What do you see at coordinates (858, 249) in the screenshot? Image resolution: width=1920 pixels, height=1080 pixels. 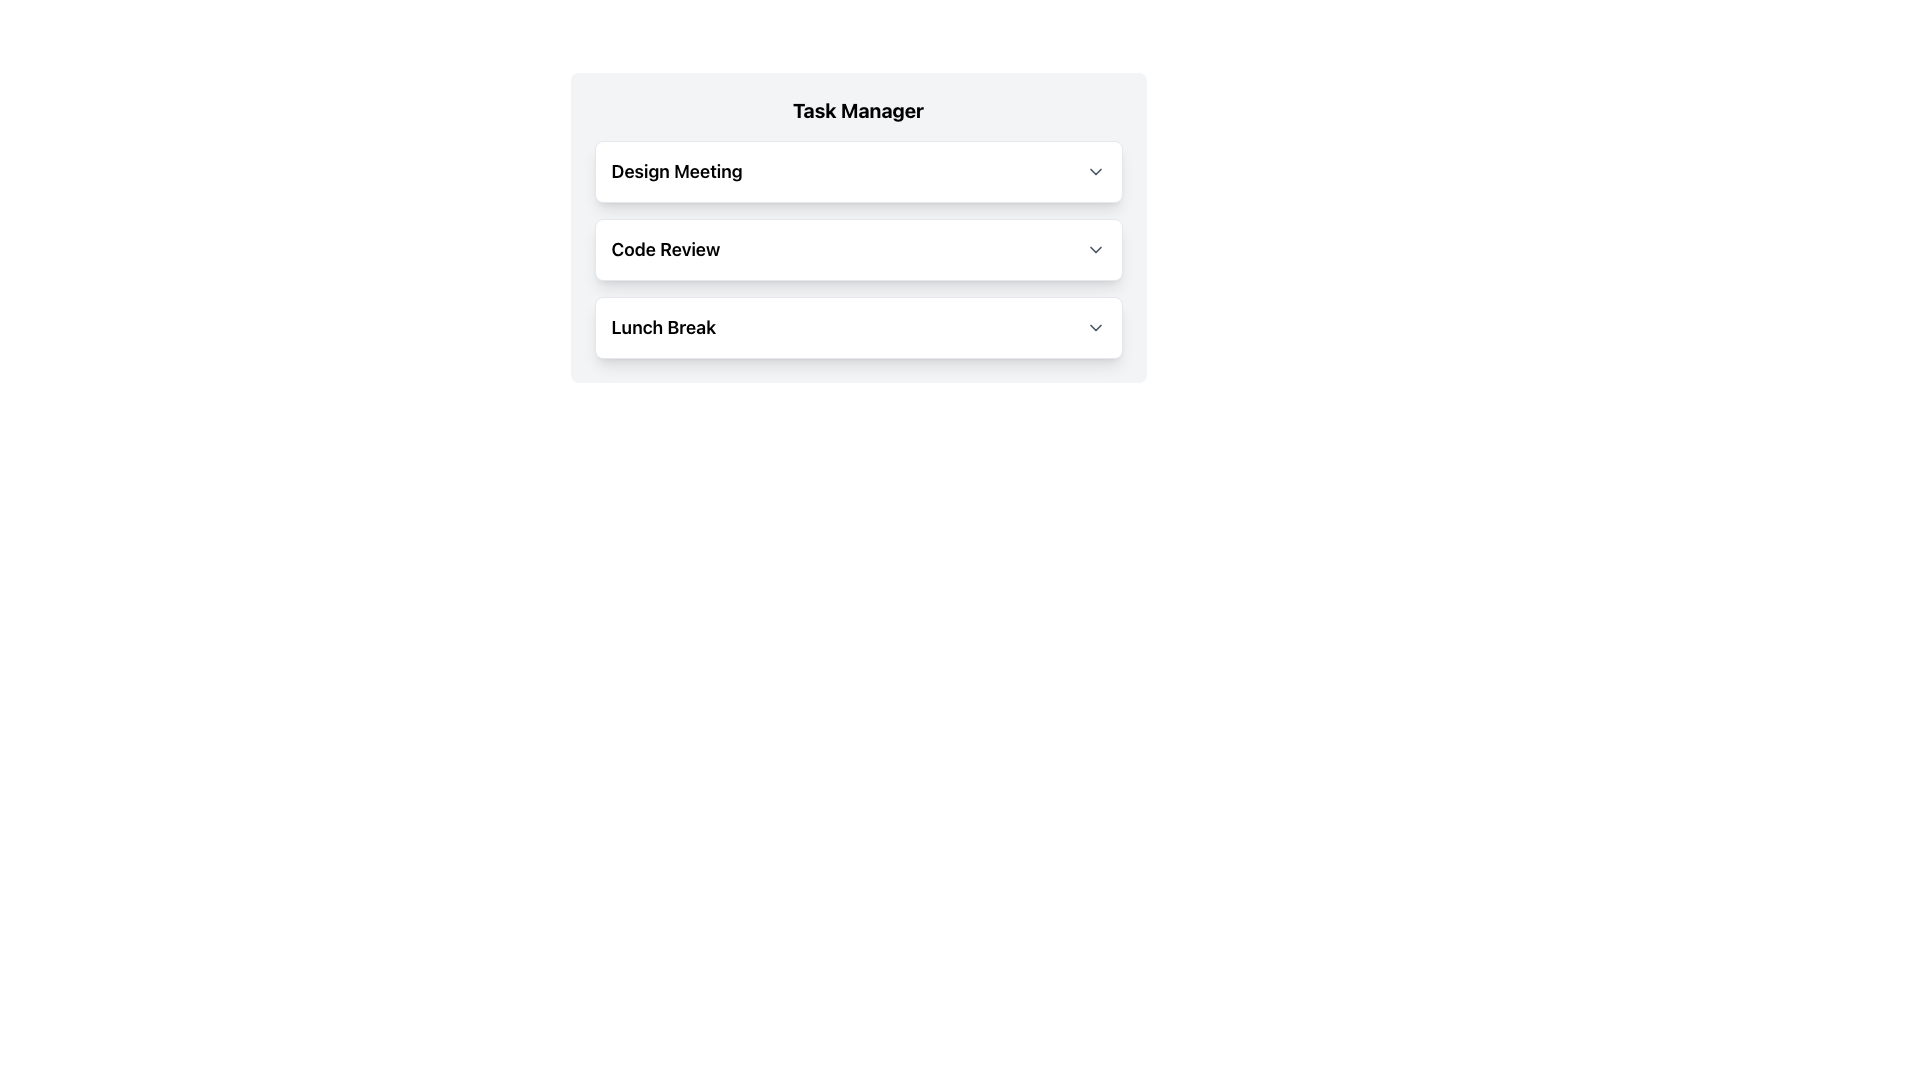 I see `the task panel located below the 'Design Meeting' item and above the 'Lunch Break' item to mark it as active` at bounding box center [858, 249].